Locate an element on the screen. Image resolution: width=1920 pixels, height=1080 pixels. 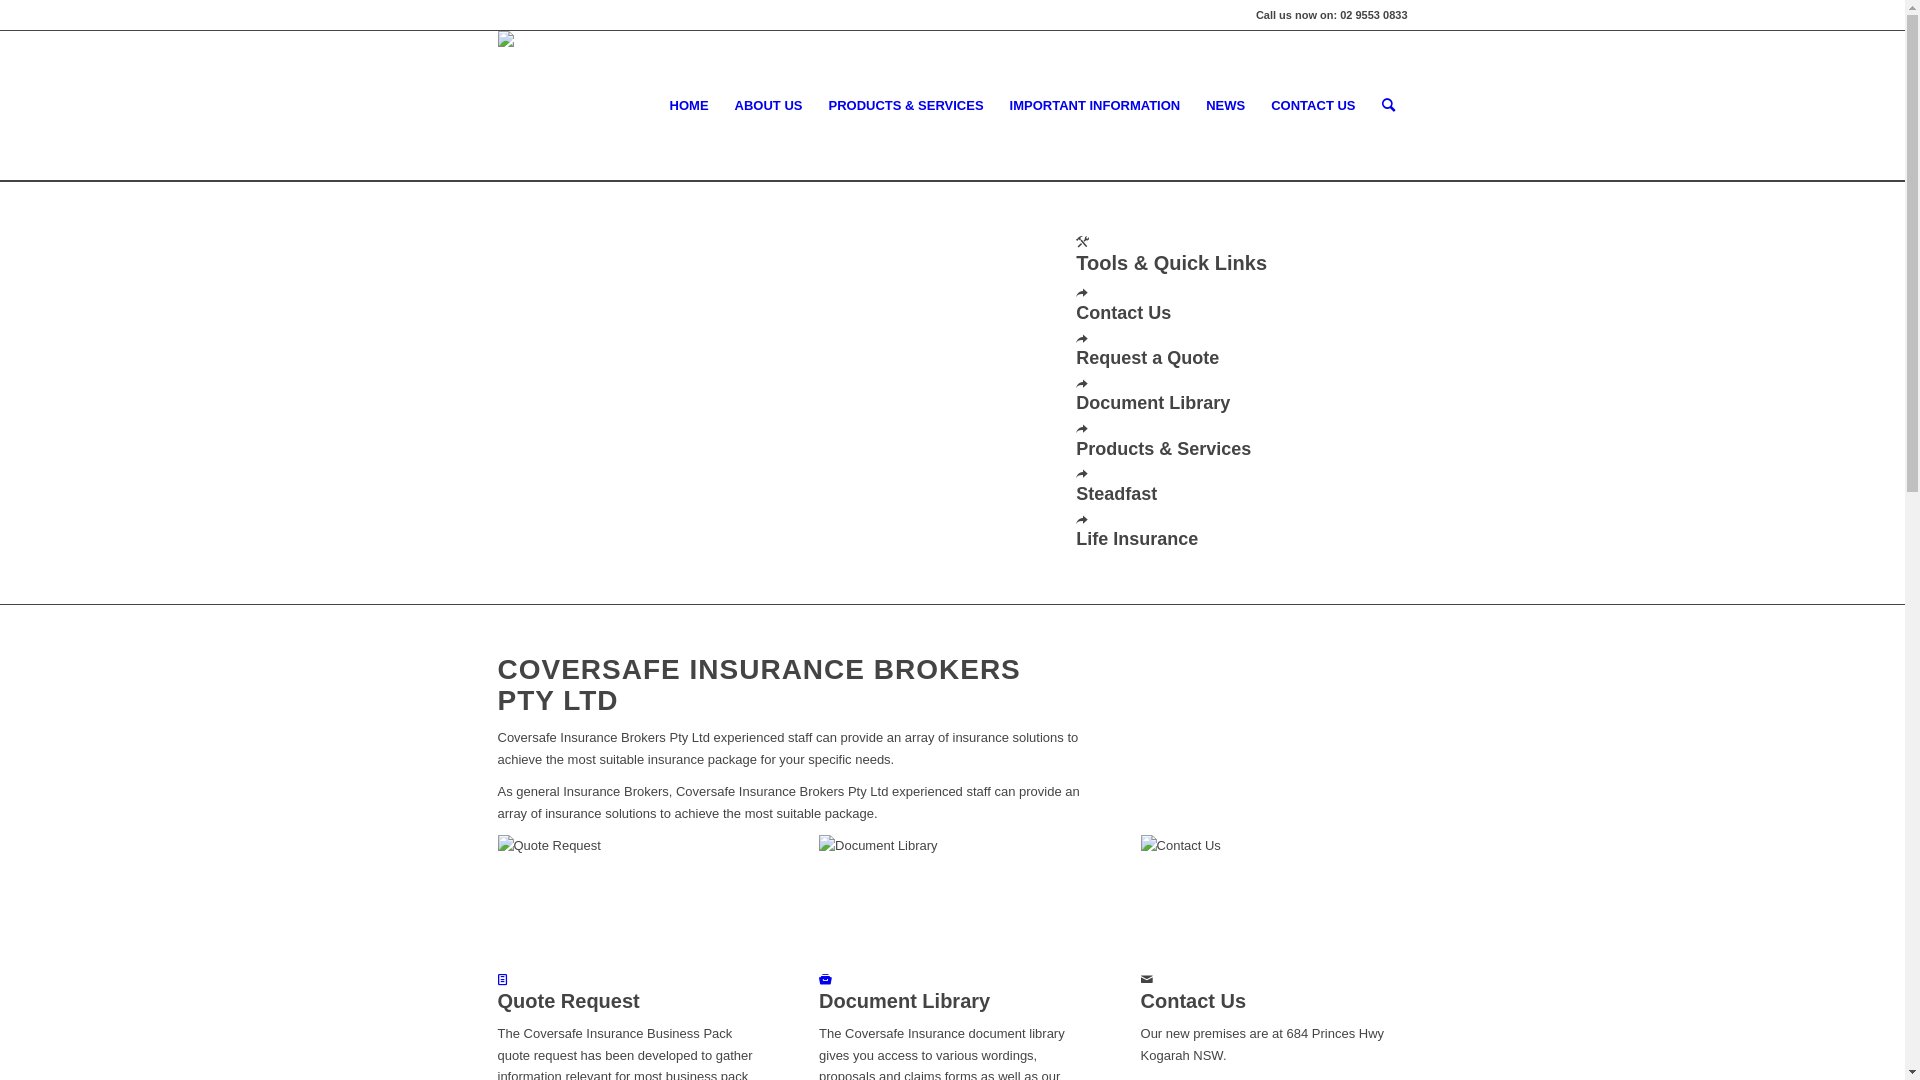
'Contact Us' is located at coordinates (1123, 312).